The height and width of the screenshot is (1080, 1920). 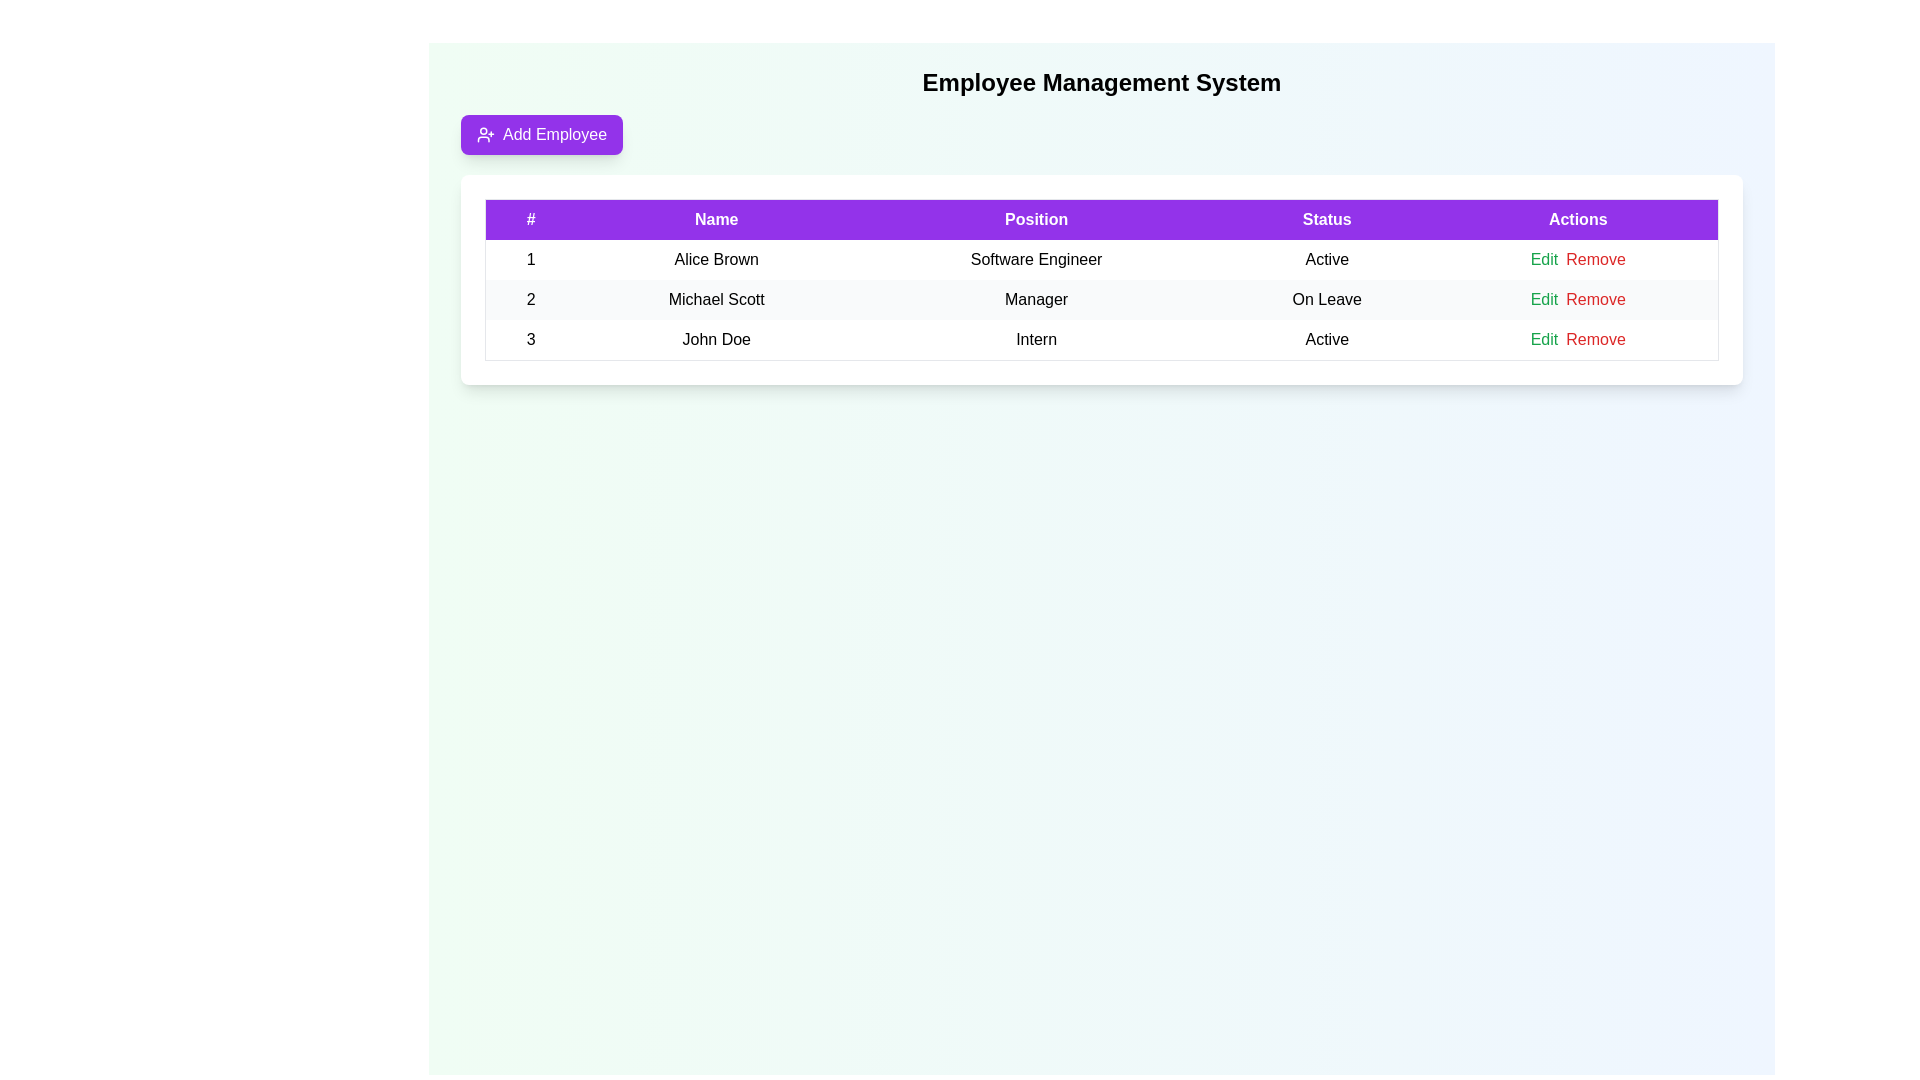 What do you see at coordinates (1327, 219) in the screenshot?
I see `the 'Status' text label, which is styled with a white font on a purple background and is the fourth label in a row of similar elements` at bounding box center [1327, 219].